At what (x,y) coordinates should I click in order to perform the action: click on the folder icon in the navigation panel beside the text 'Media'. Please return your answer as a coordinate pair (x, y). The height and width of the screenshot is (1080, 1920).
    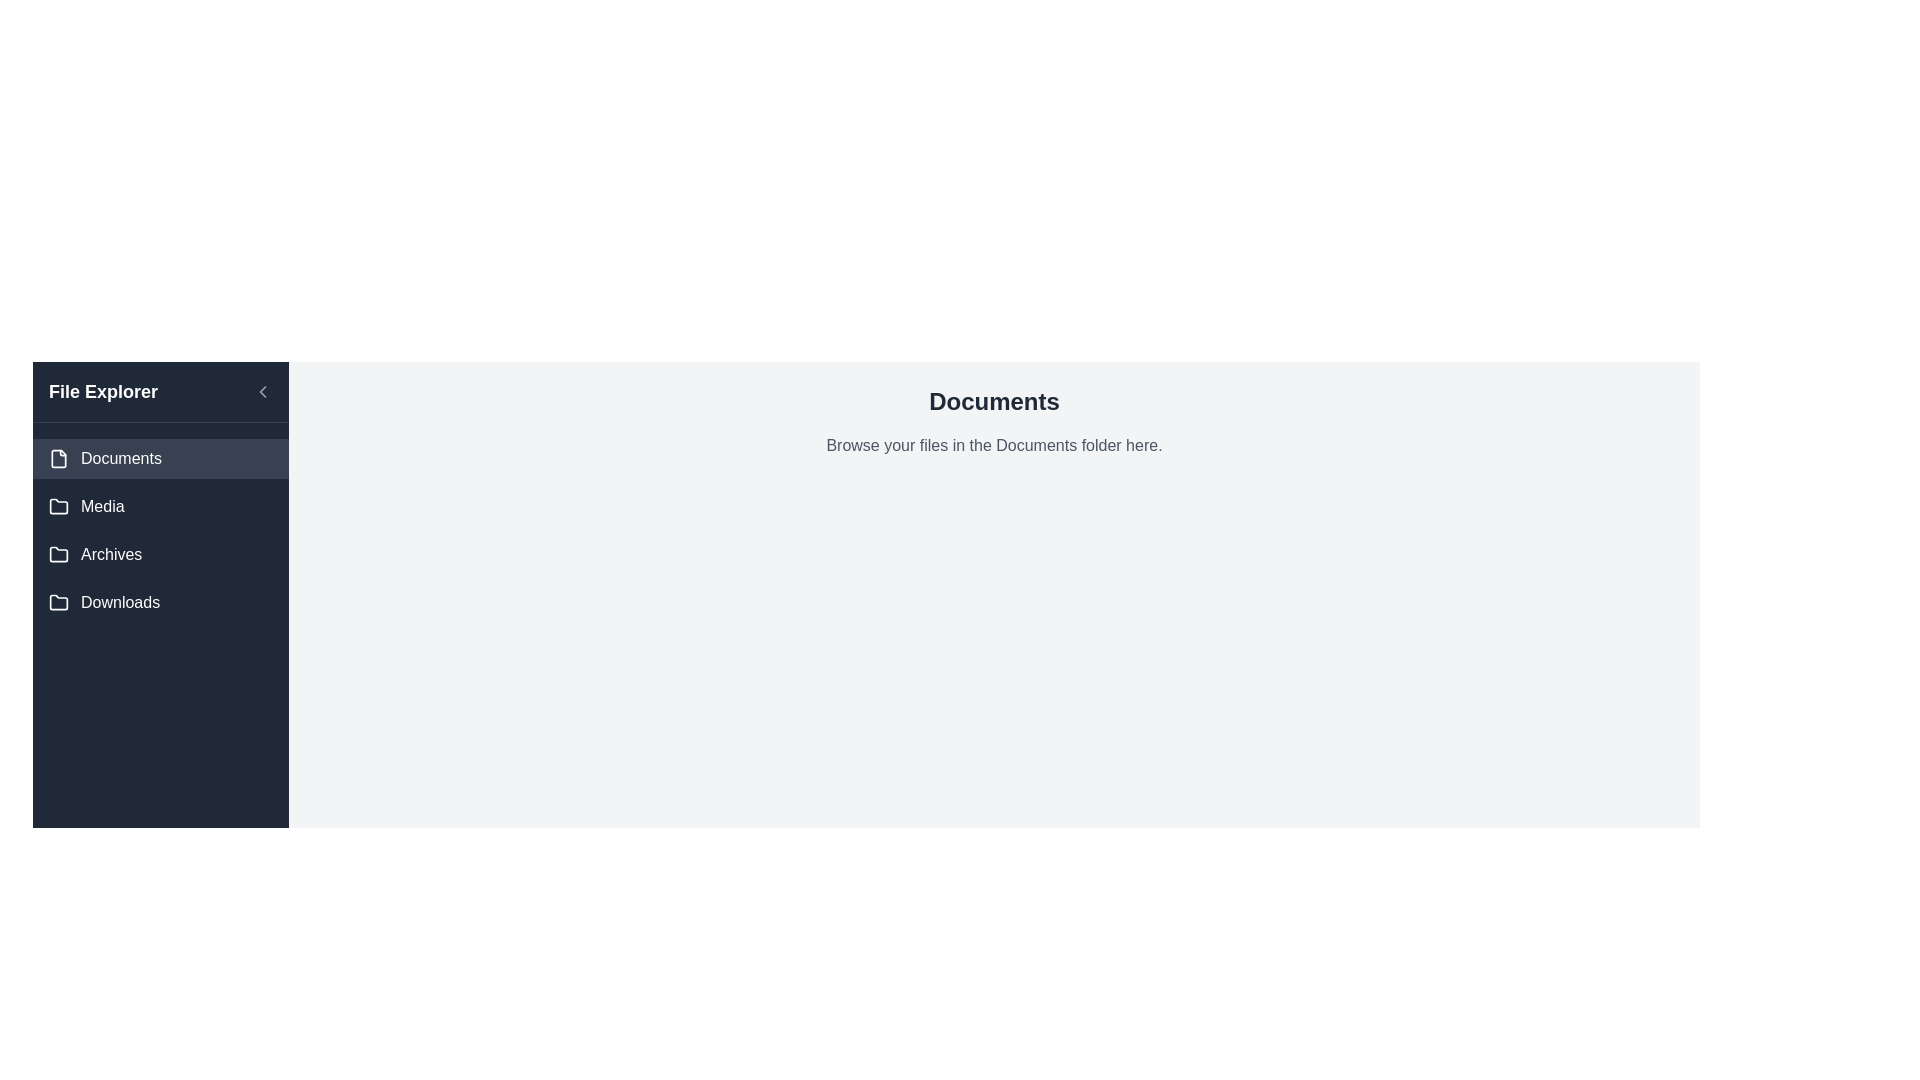
    Looking at the image, I should click on (58, 505).